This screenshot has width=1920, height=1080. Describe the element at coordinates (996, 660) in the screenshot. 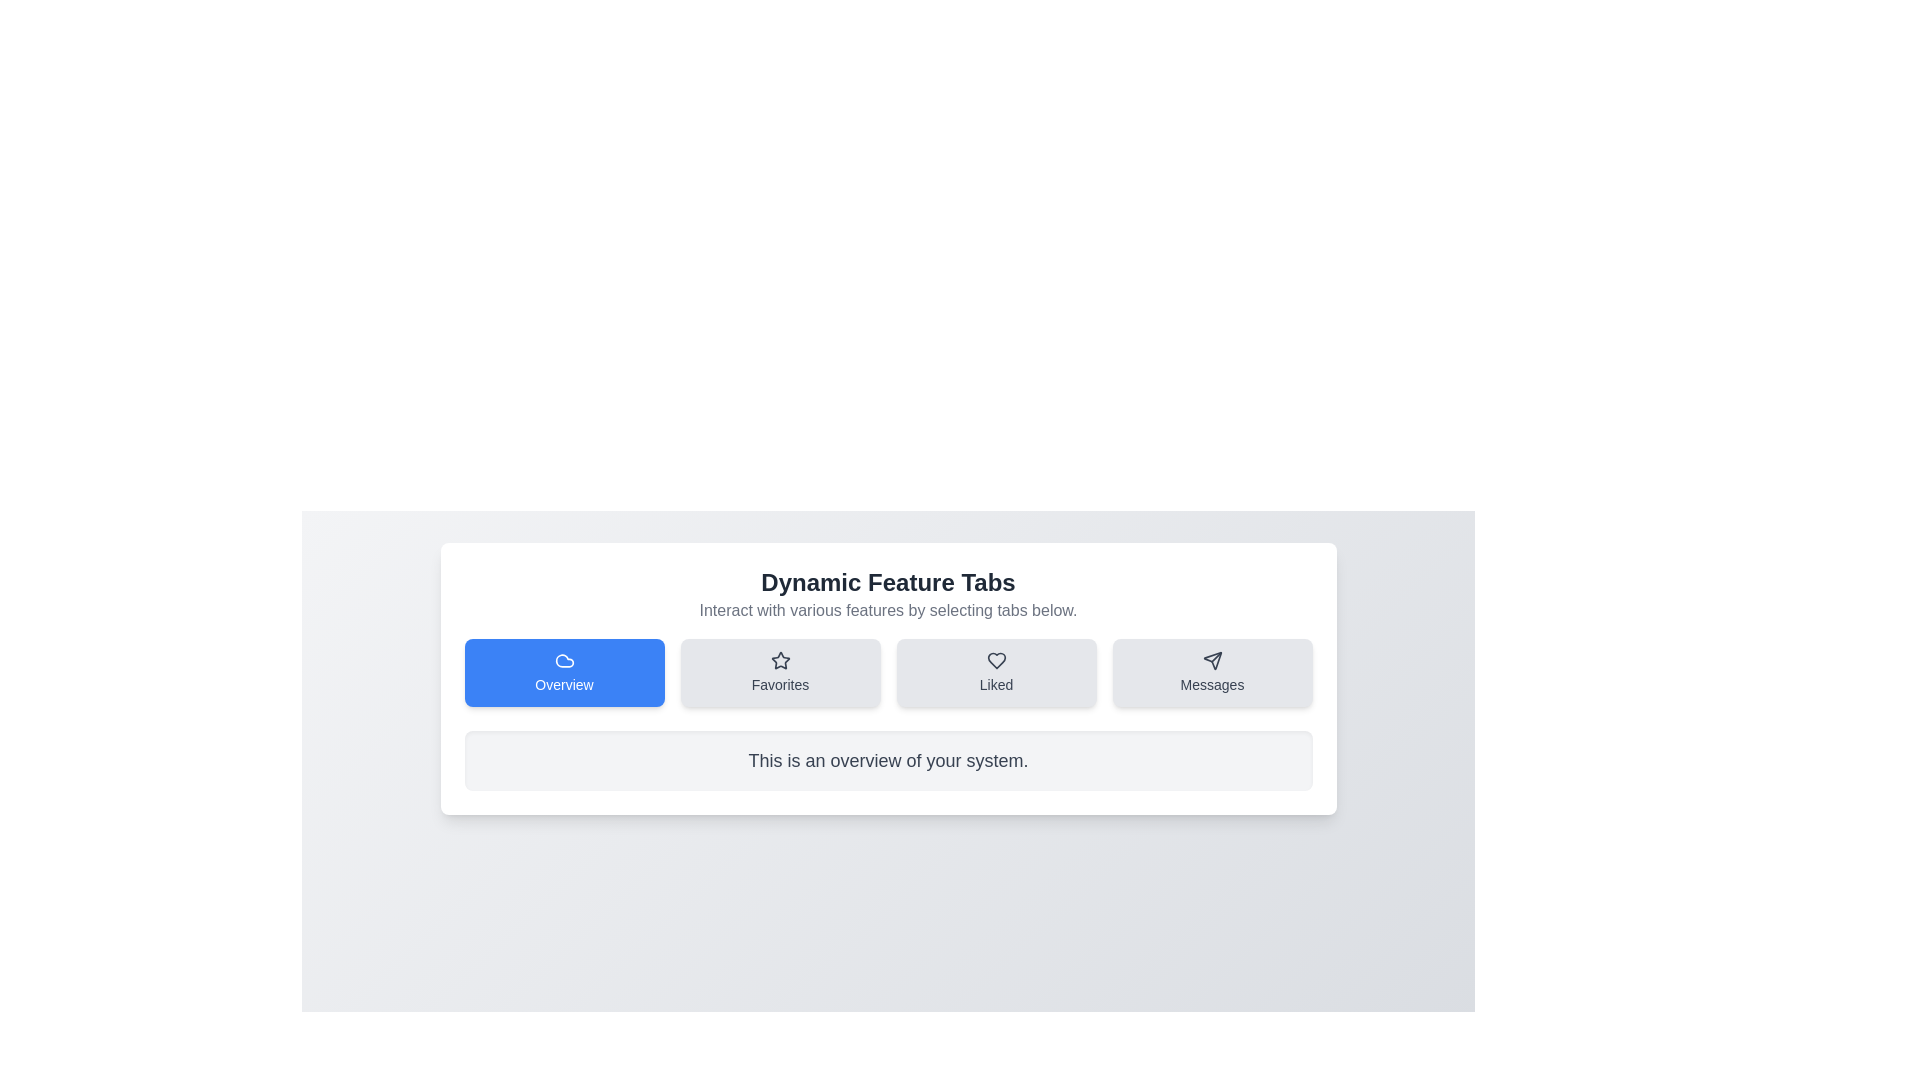

I see `the heart-shaped icon with a dark stroke and hollow interior, located in the third column of the navigation bar above the 'Liked' label` at that location.